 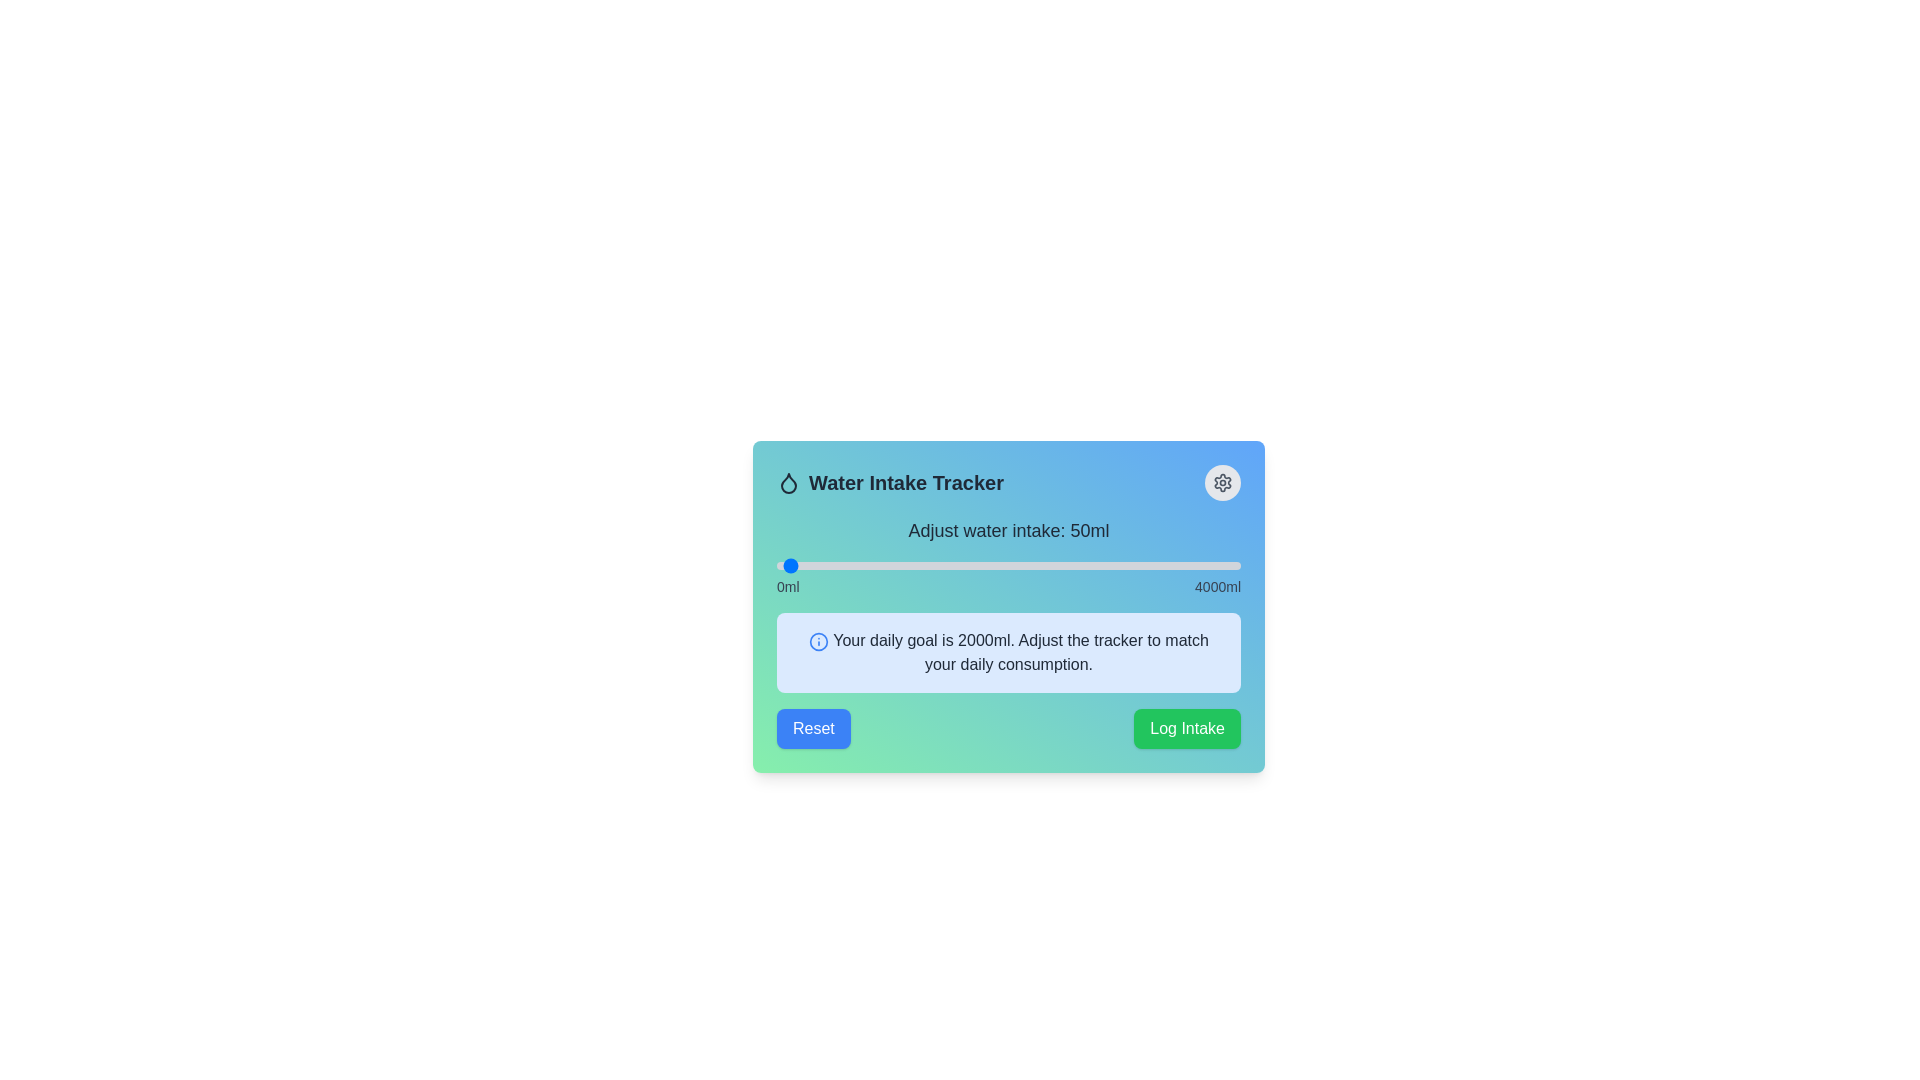 What do you see at coordinates (787, 482) in the screenshot?
I see `the water droplet icon located at the start of the header section of the card-like widget, positioned left to the title 'Water Intake Tracker'` at bounding box center [787, 482].